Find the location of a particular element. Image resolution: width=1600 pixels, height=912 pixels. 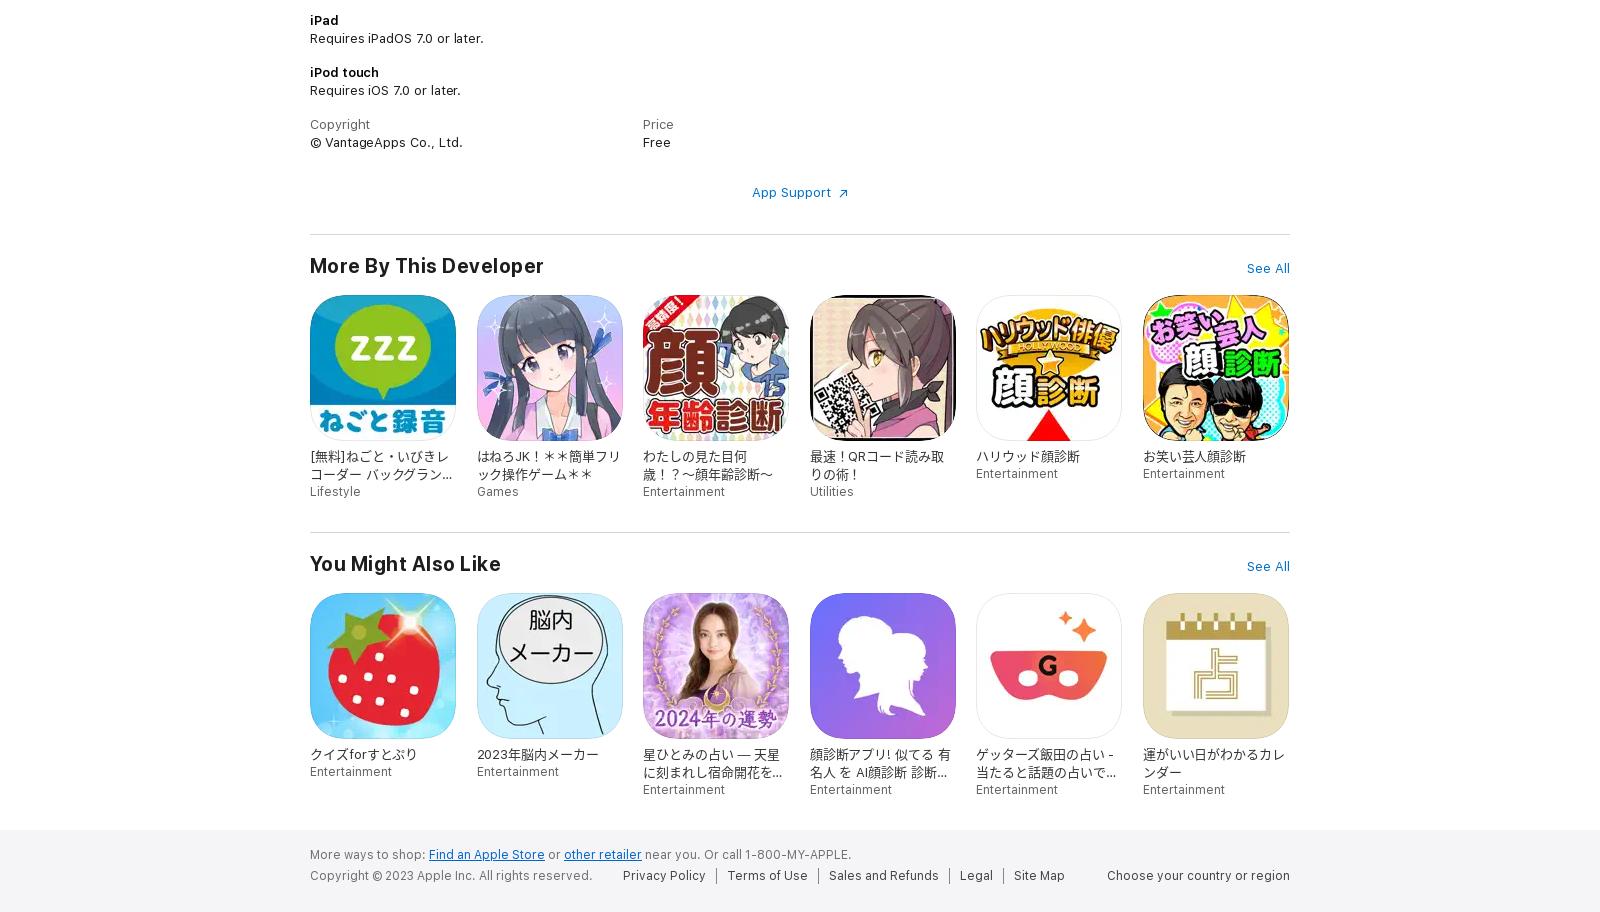

'More ways to shop:' is located at coordinates (369, 855).